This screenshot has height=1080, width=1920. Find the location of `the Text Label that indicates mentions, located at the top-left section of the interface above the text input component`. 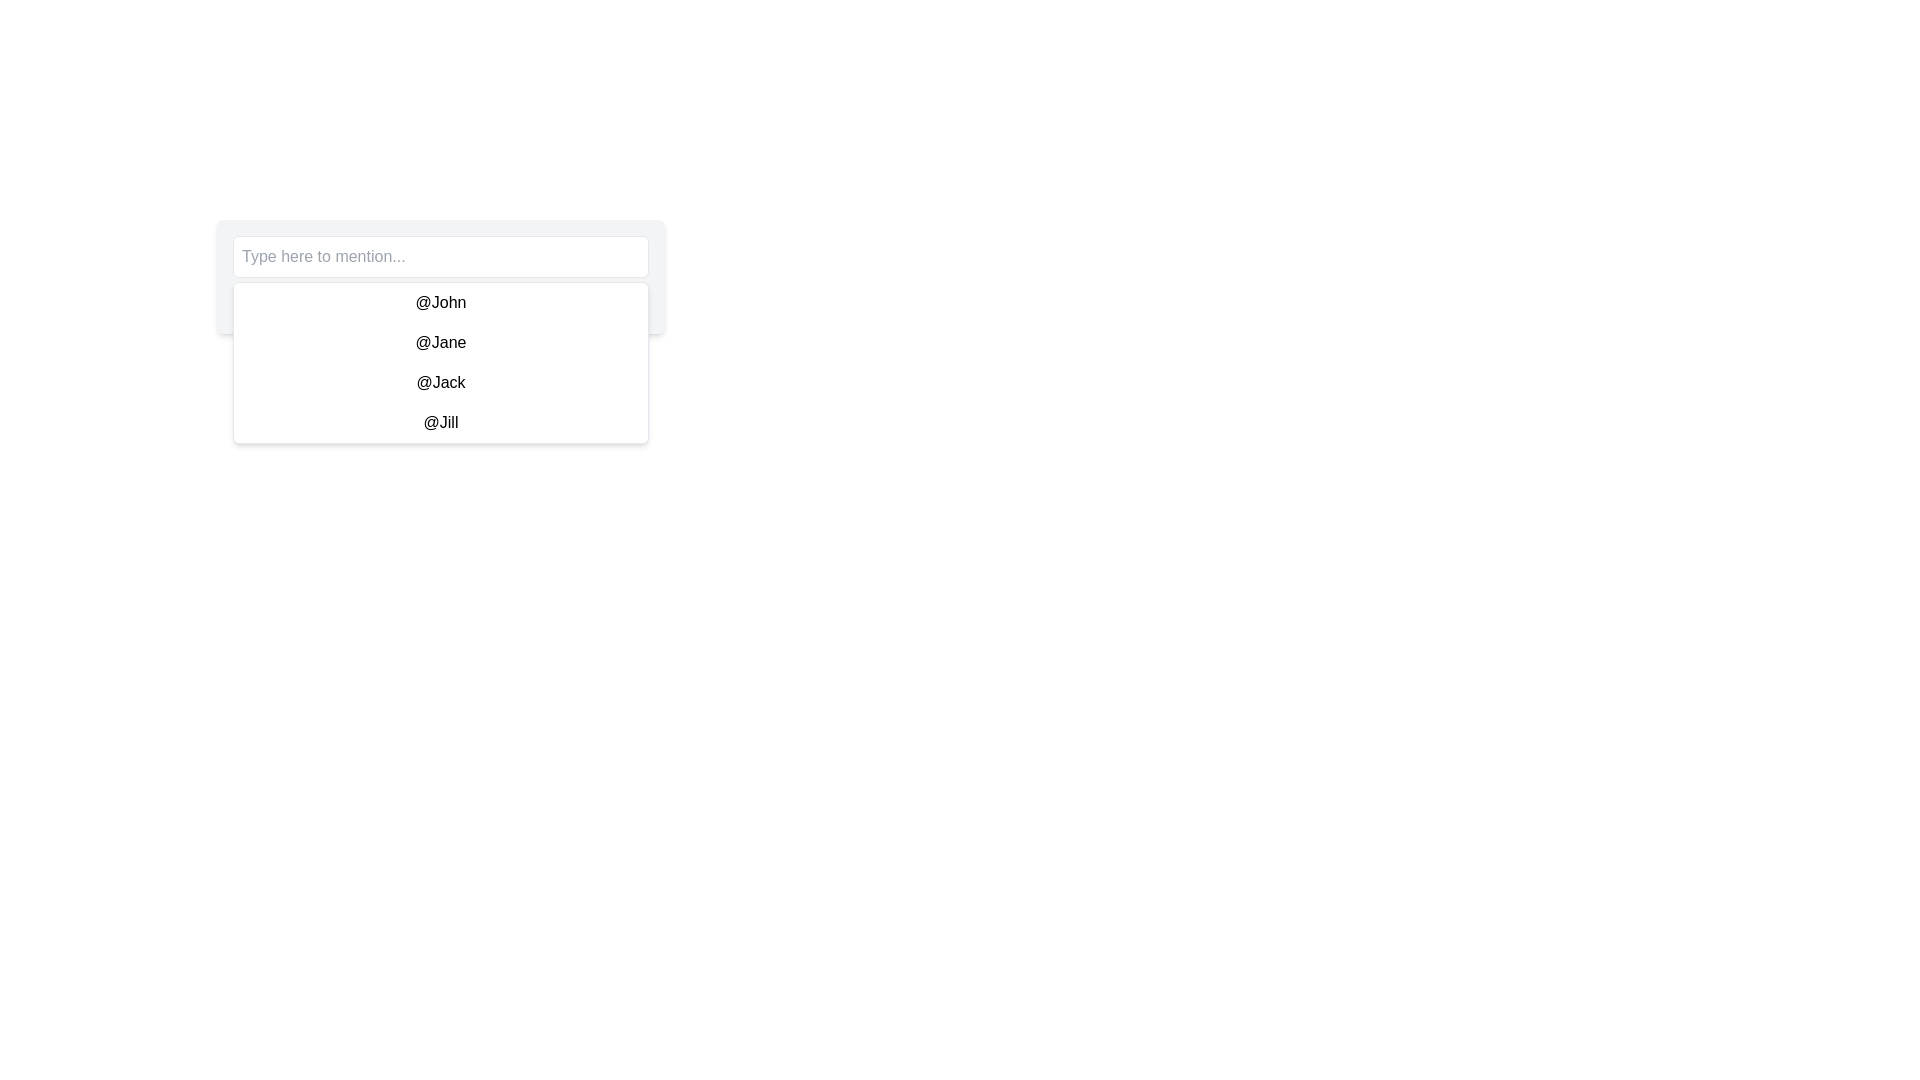

the Text Label that indicates mentions, located at the top-left section of the interface above the text input component is located at coordinates (440, 297).